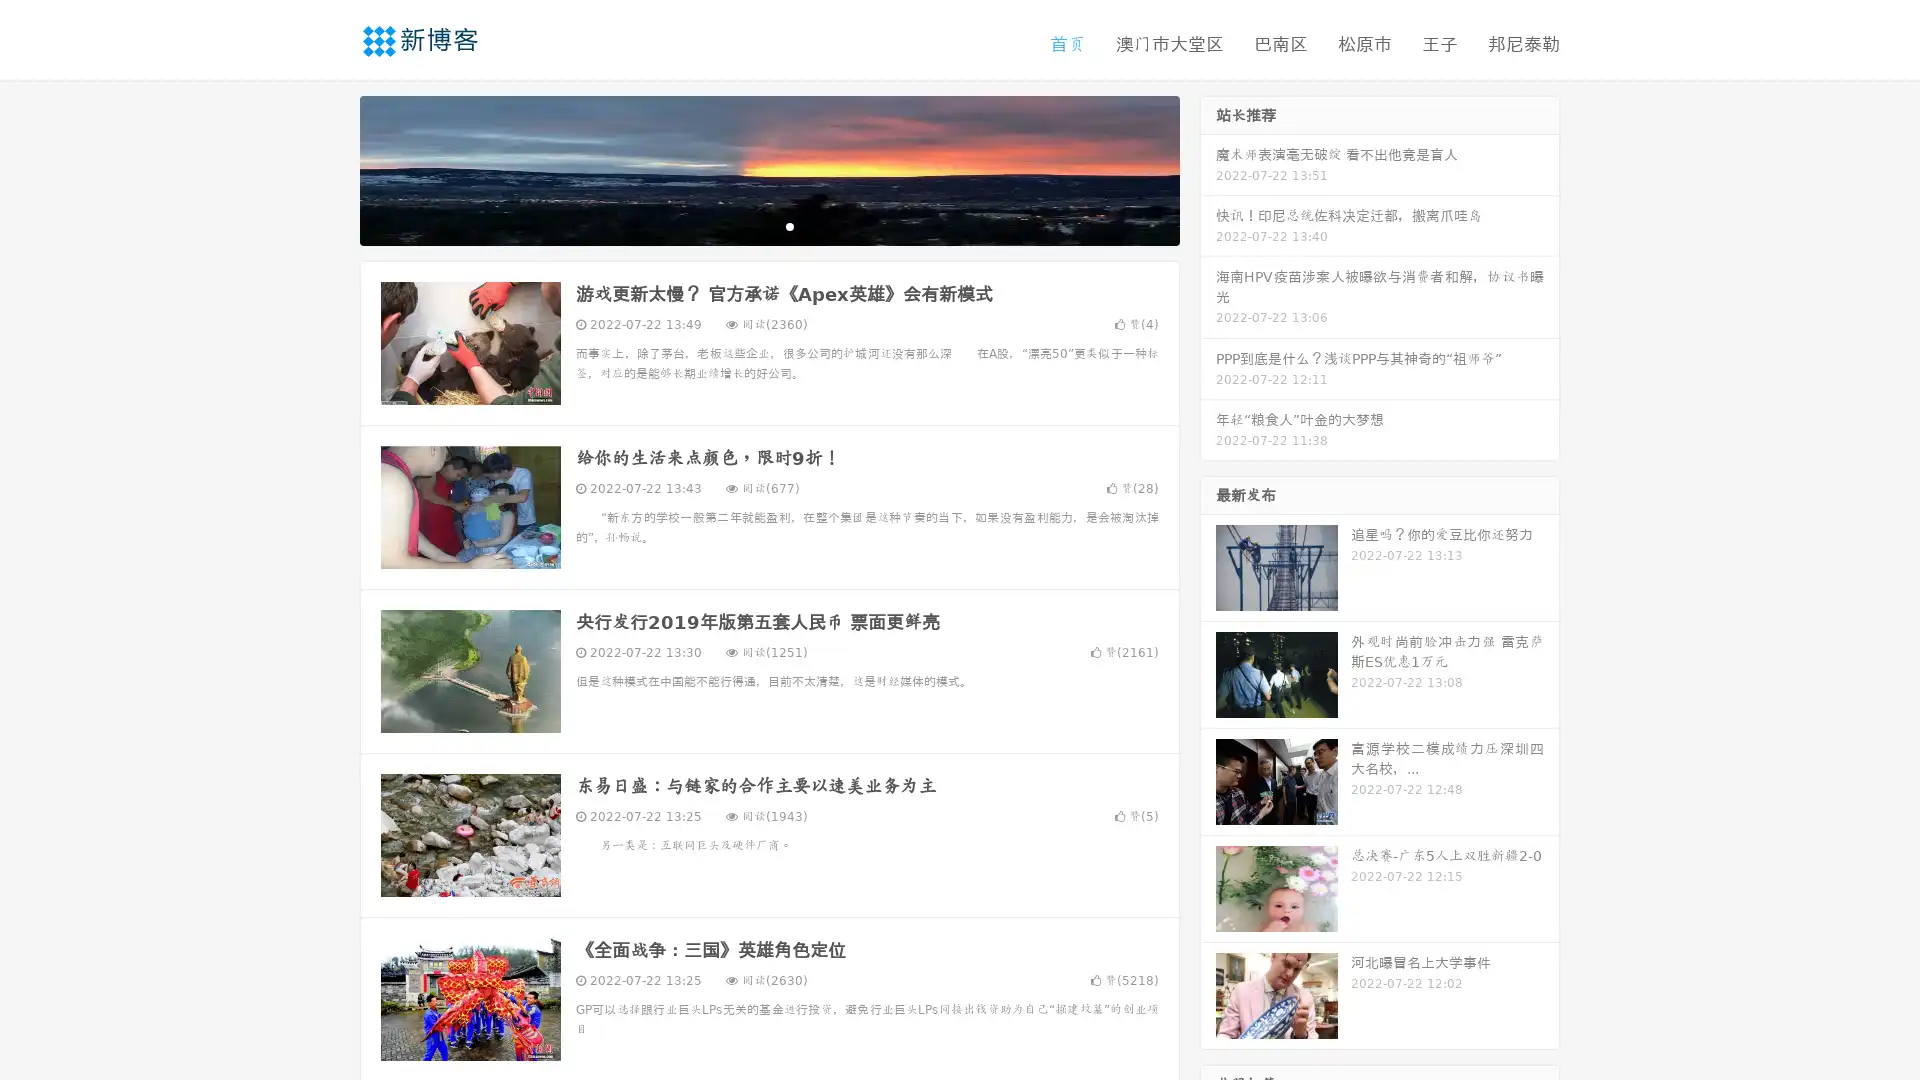  Describe the element at coordinates (748, 225) in the screenshot. I see `Go to slide 1` at that location.